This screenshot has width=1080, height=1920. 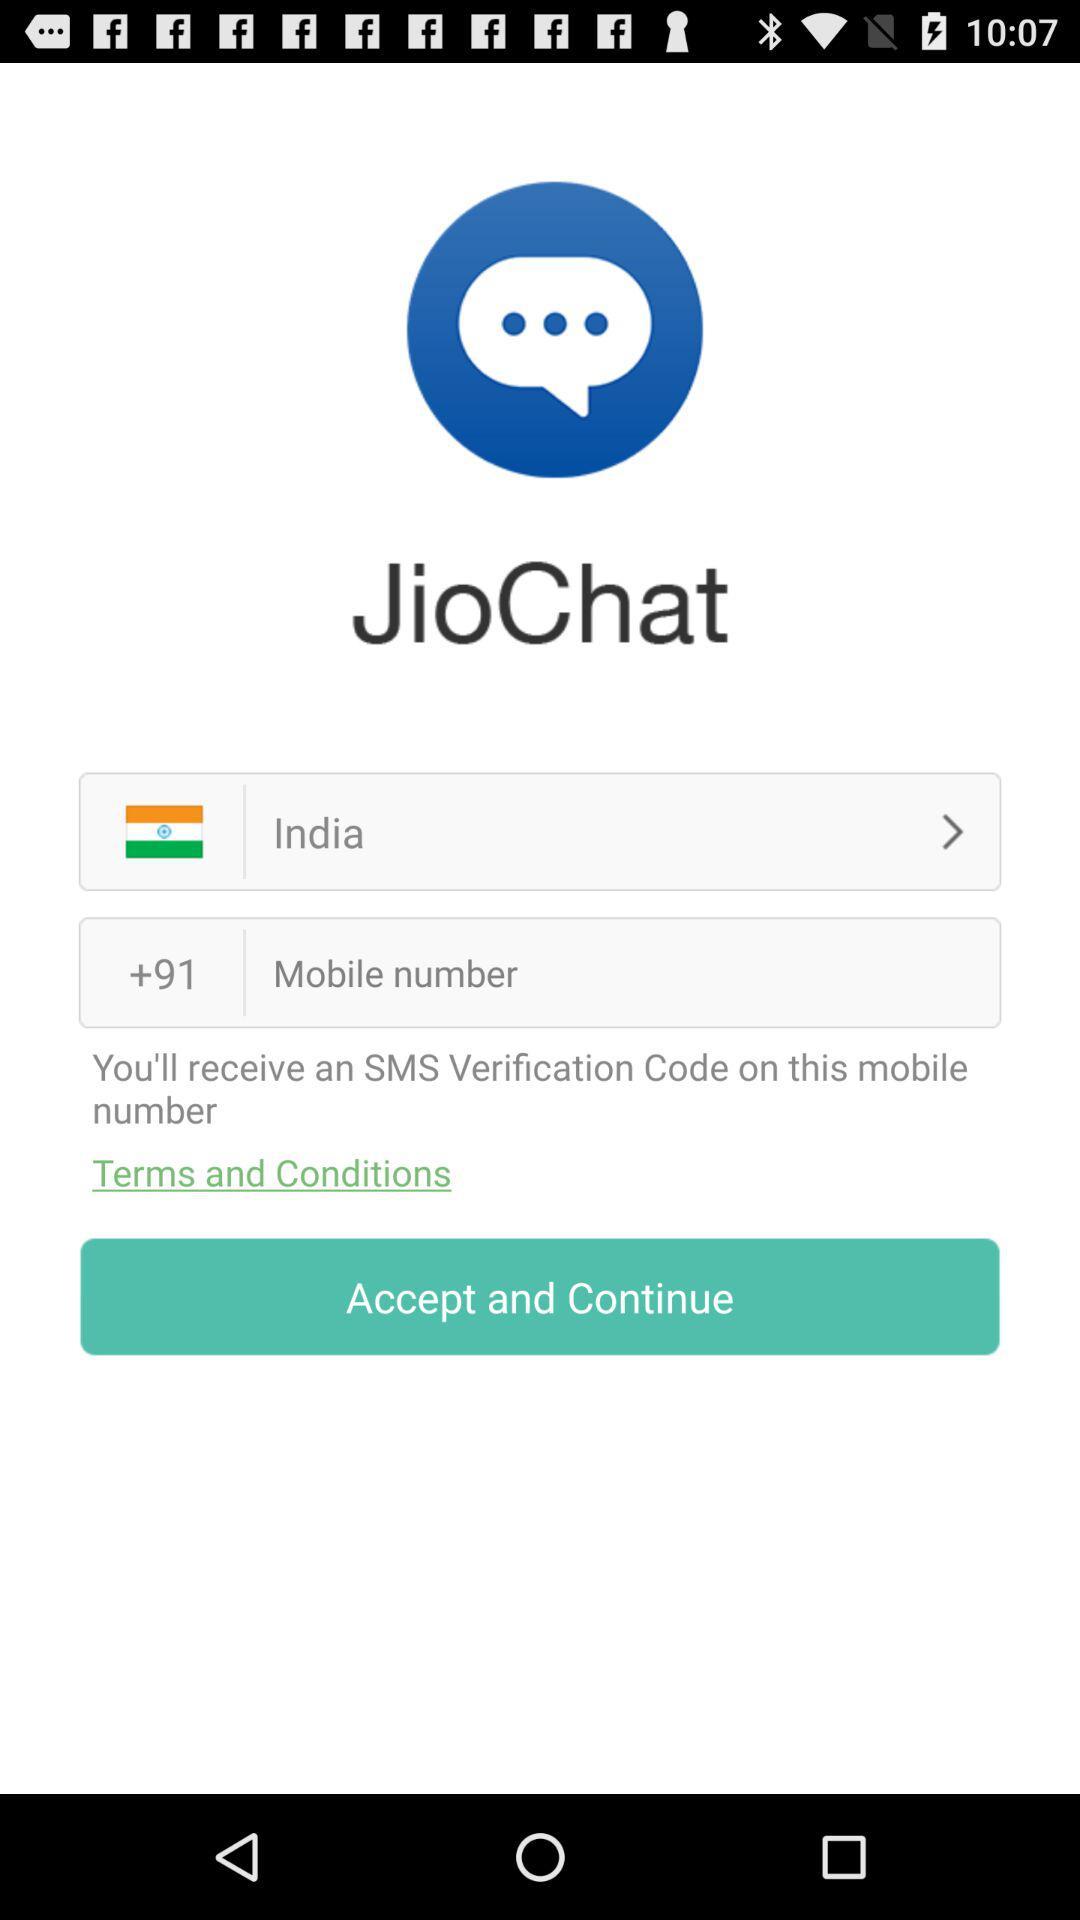 What do you see at coordinates (590, 972) in the screenshot?
I see `phone number` at bounding box center [590, 972].